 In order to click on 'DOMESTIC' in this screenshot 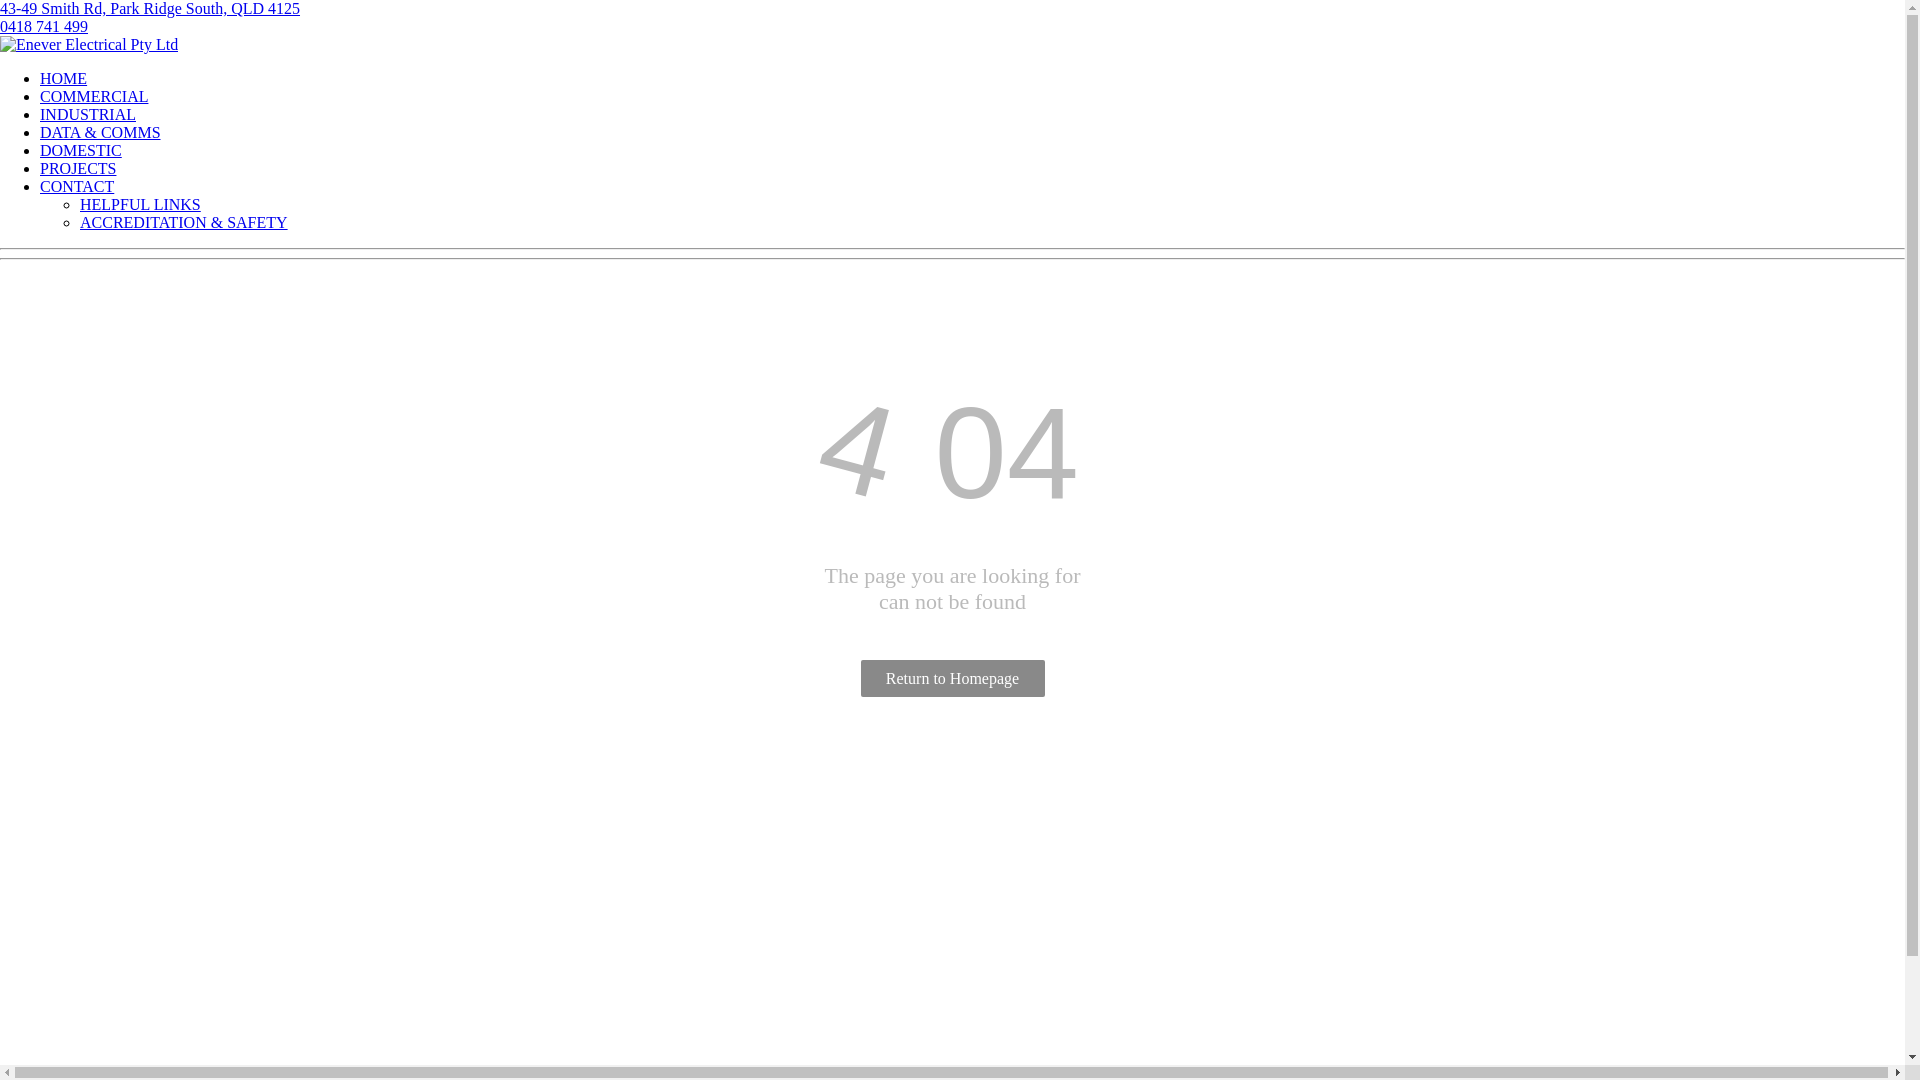, I will do `click(80, 149)`.